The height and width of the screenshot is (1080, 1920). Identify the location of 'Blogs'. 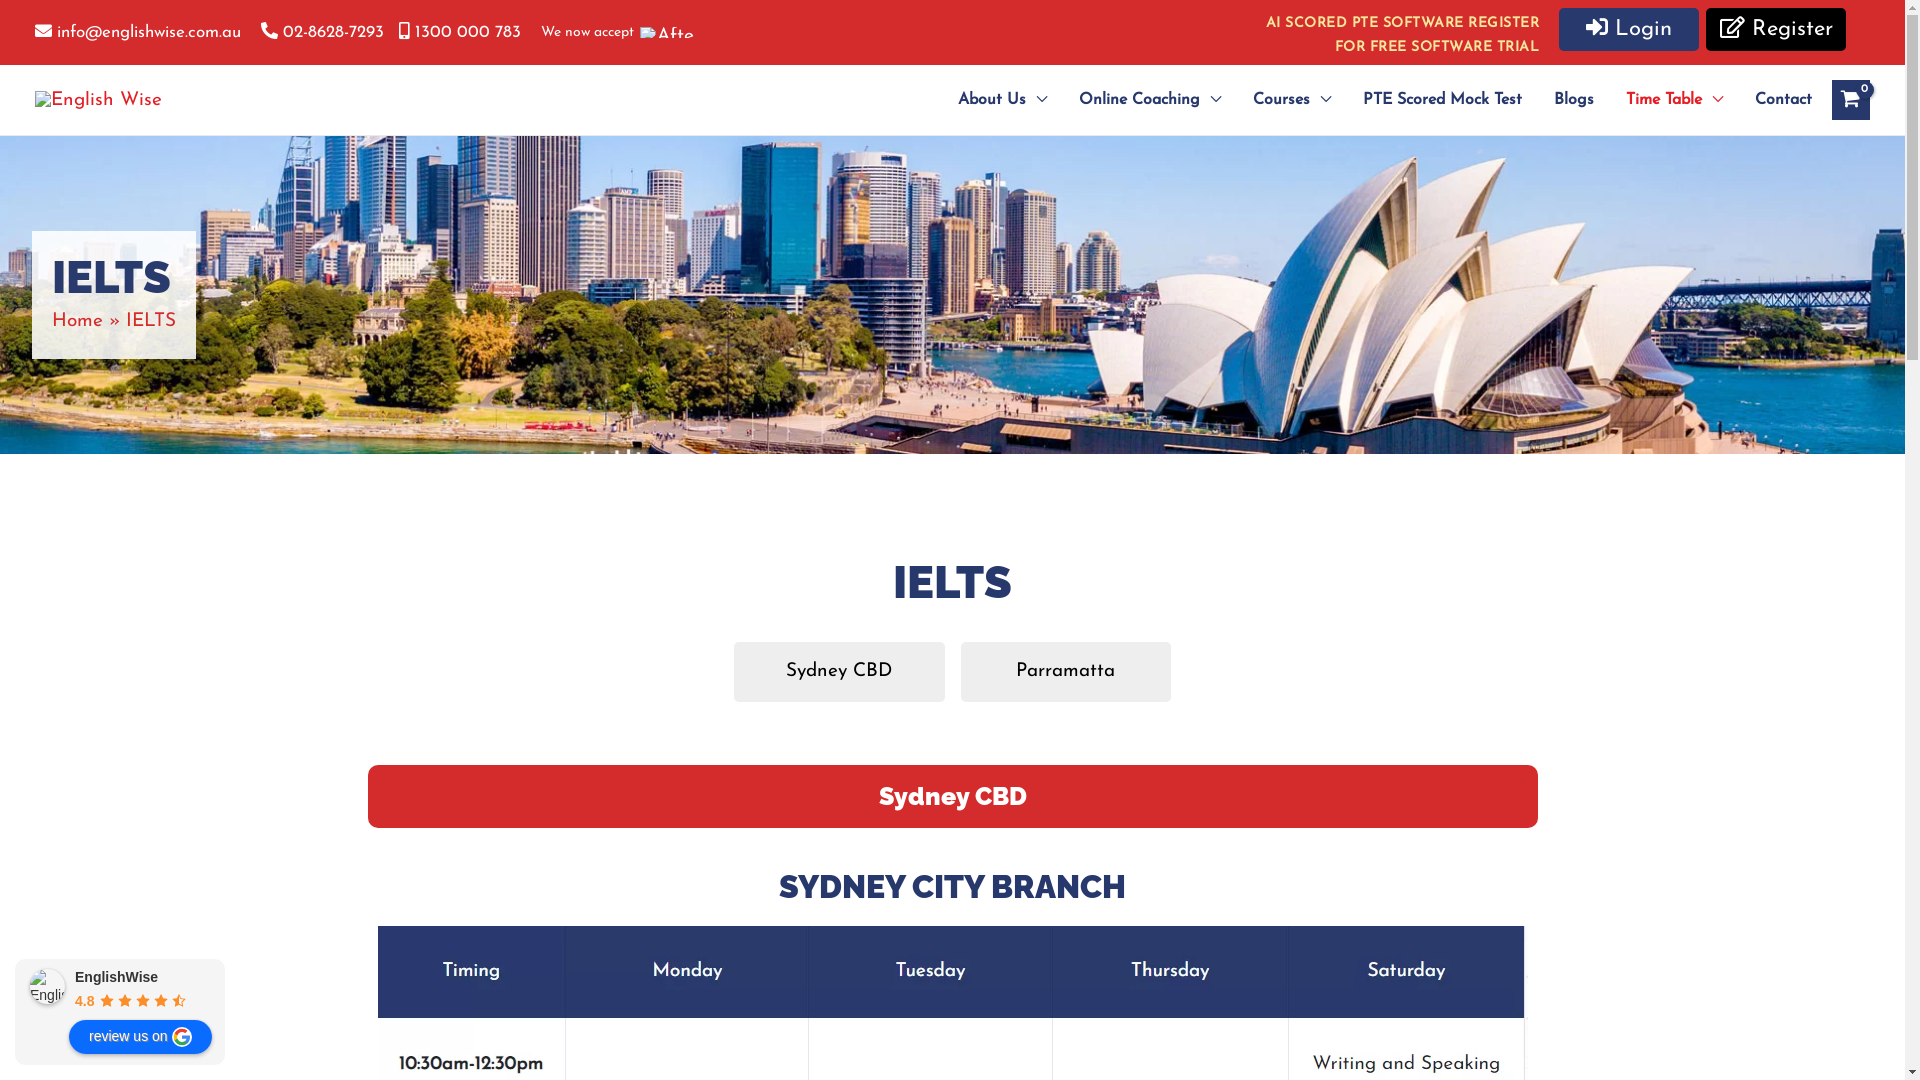
(1573, 100).